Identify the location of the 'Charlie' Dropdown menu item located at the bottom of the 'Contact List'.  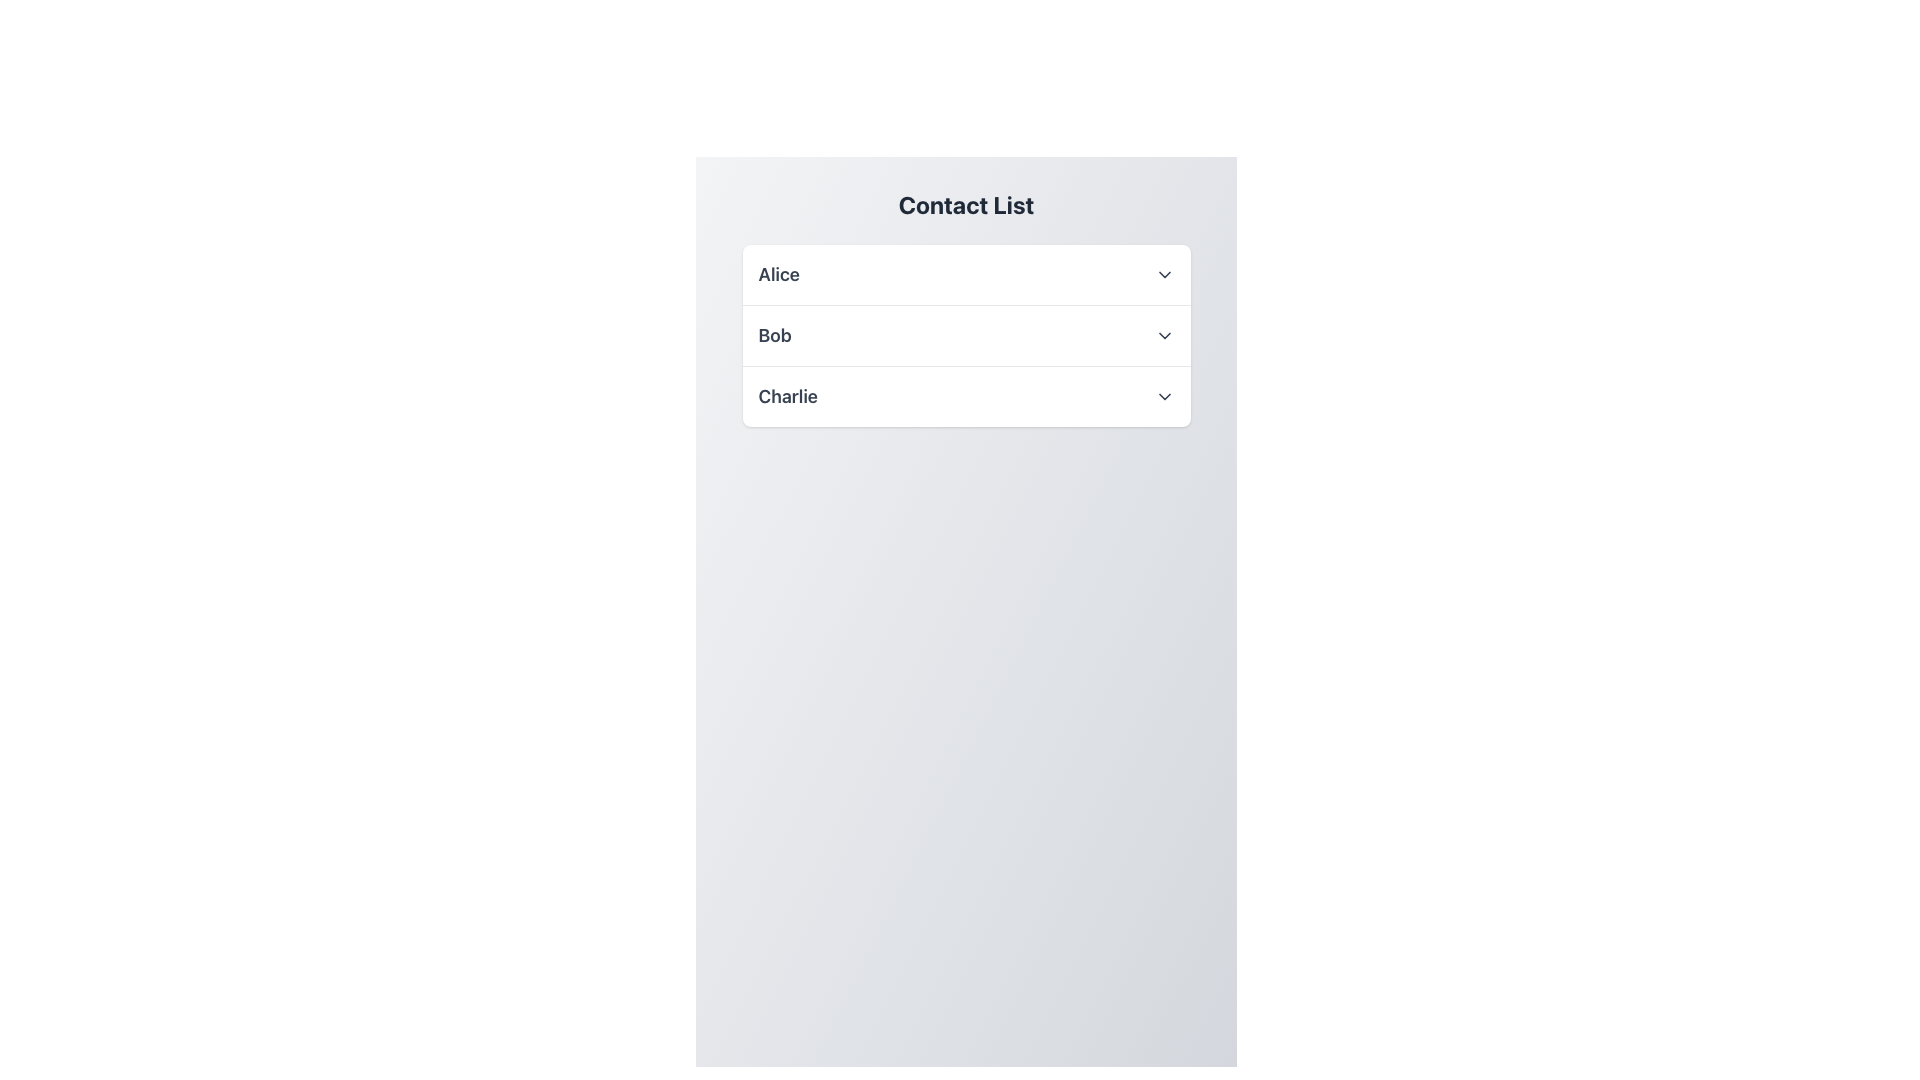
(966, 397).